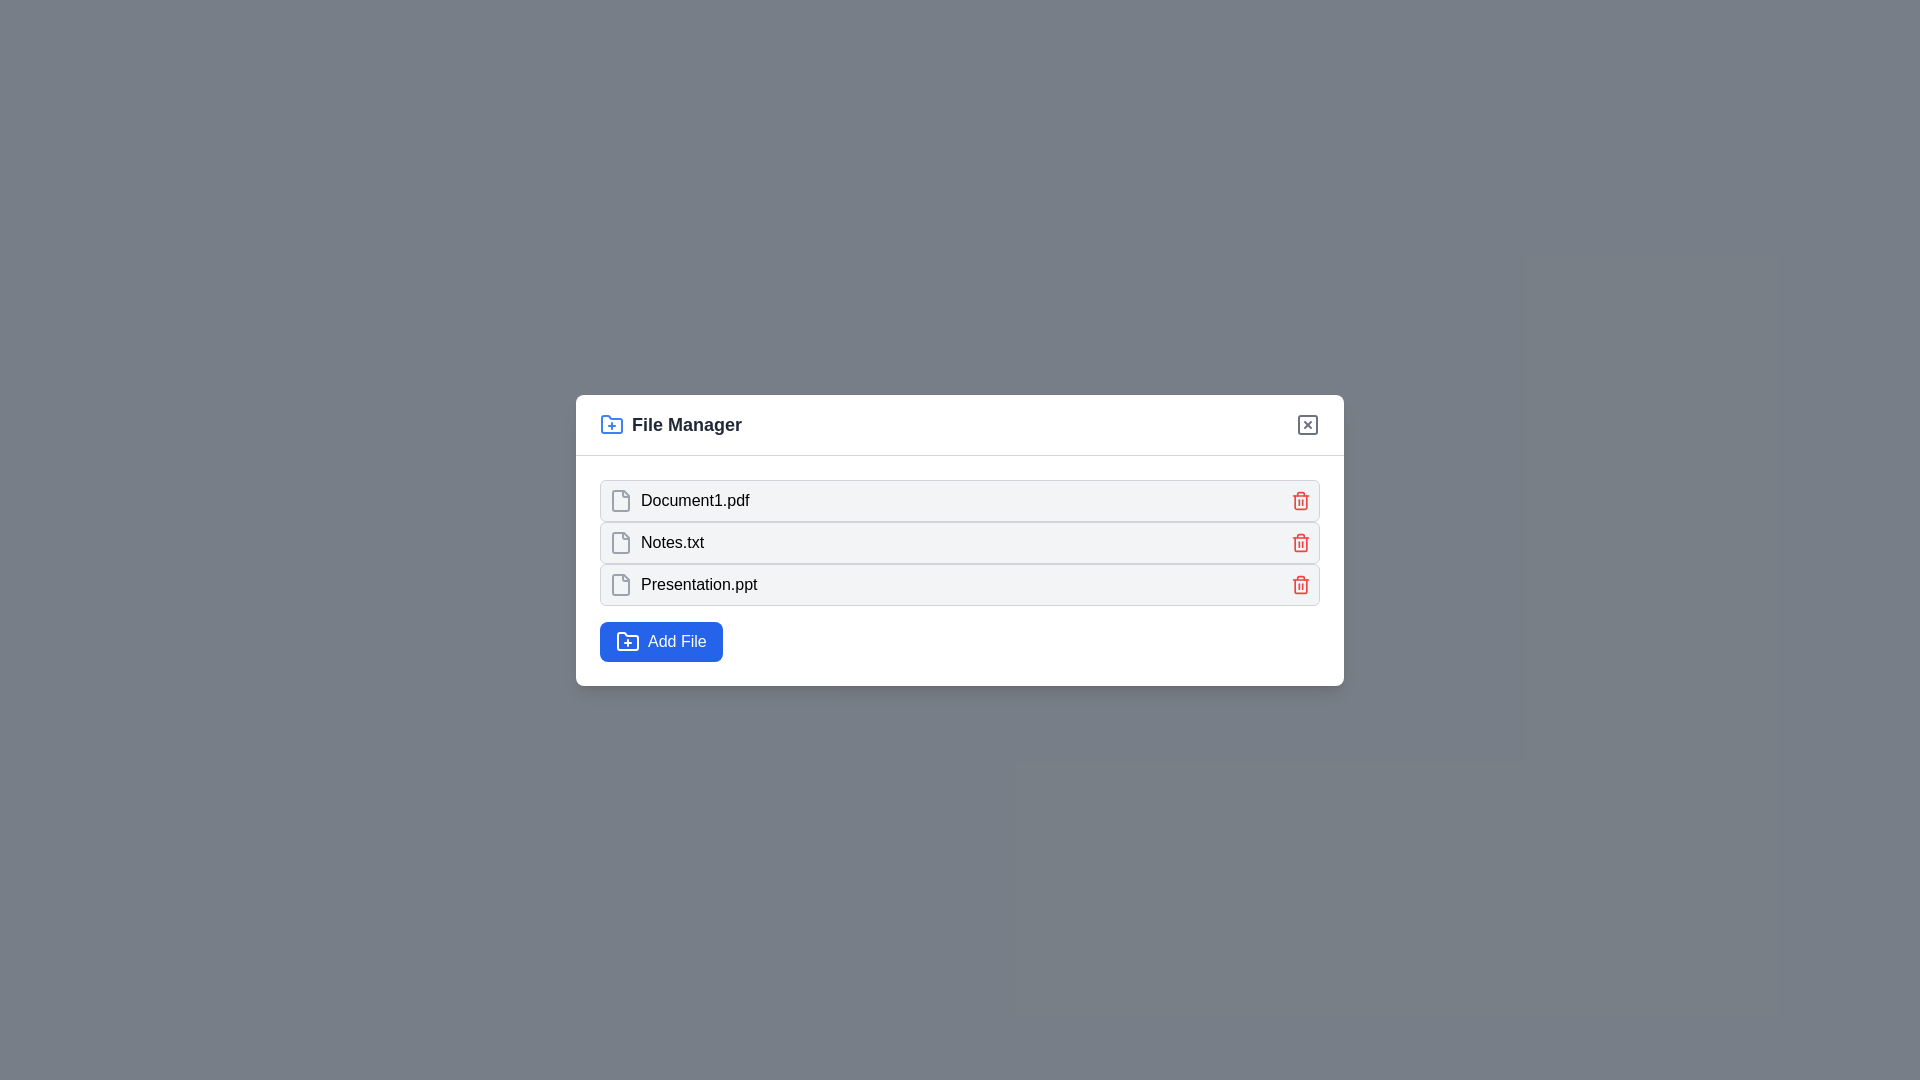 Image resolution: width=1920 pixels, height=1080 pixels. What do you see at coordinates (619, 542) in the screenshot?
I see `the file type icon representing the 'Notes.txt' document, located to the left of the text label in the list structure` at bounding box center [619, 542].